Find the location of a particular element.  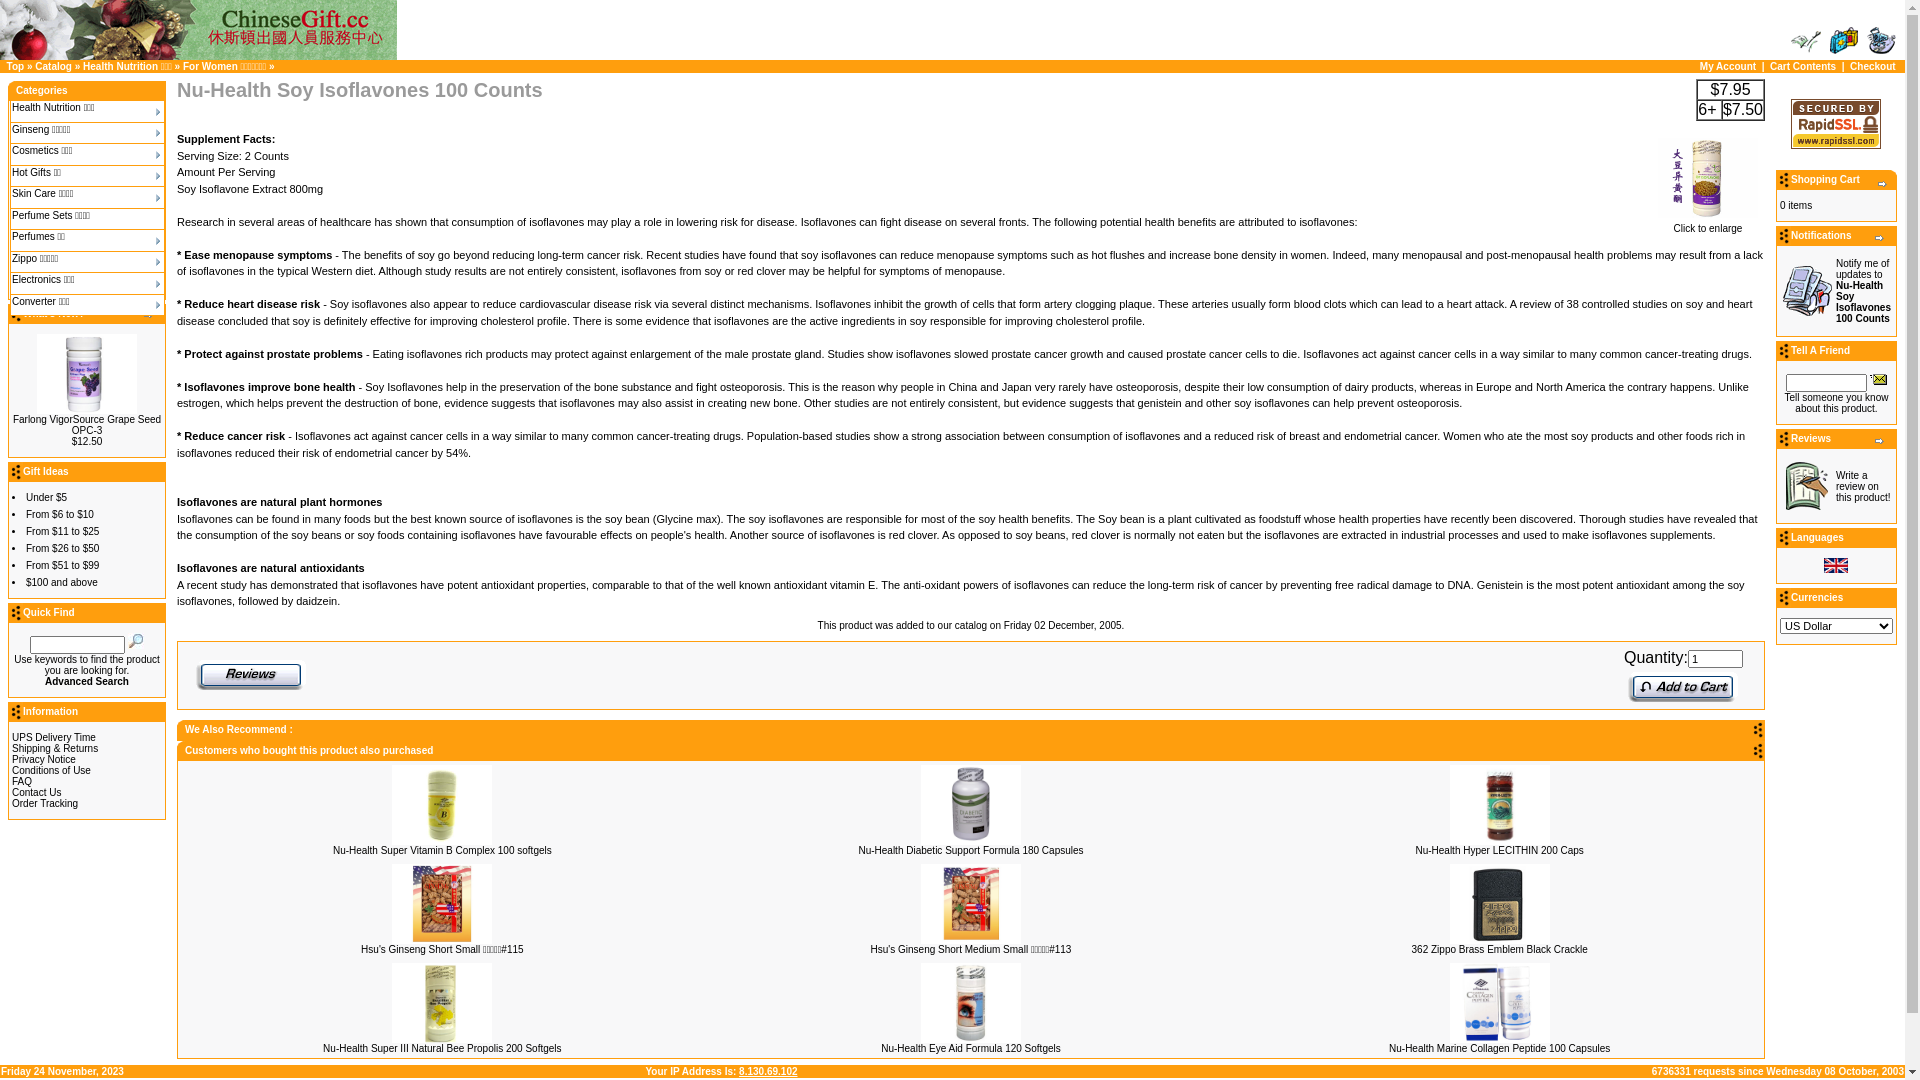

'362 Zippo Brass Emblem Black Crackle' is located at coordinates (1410, 948).